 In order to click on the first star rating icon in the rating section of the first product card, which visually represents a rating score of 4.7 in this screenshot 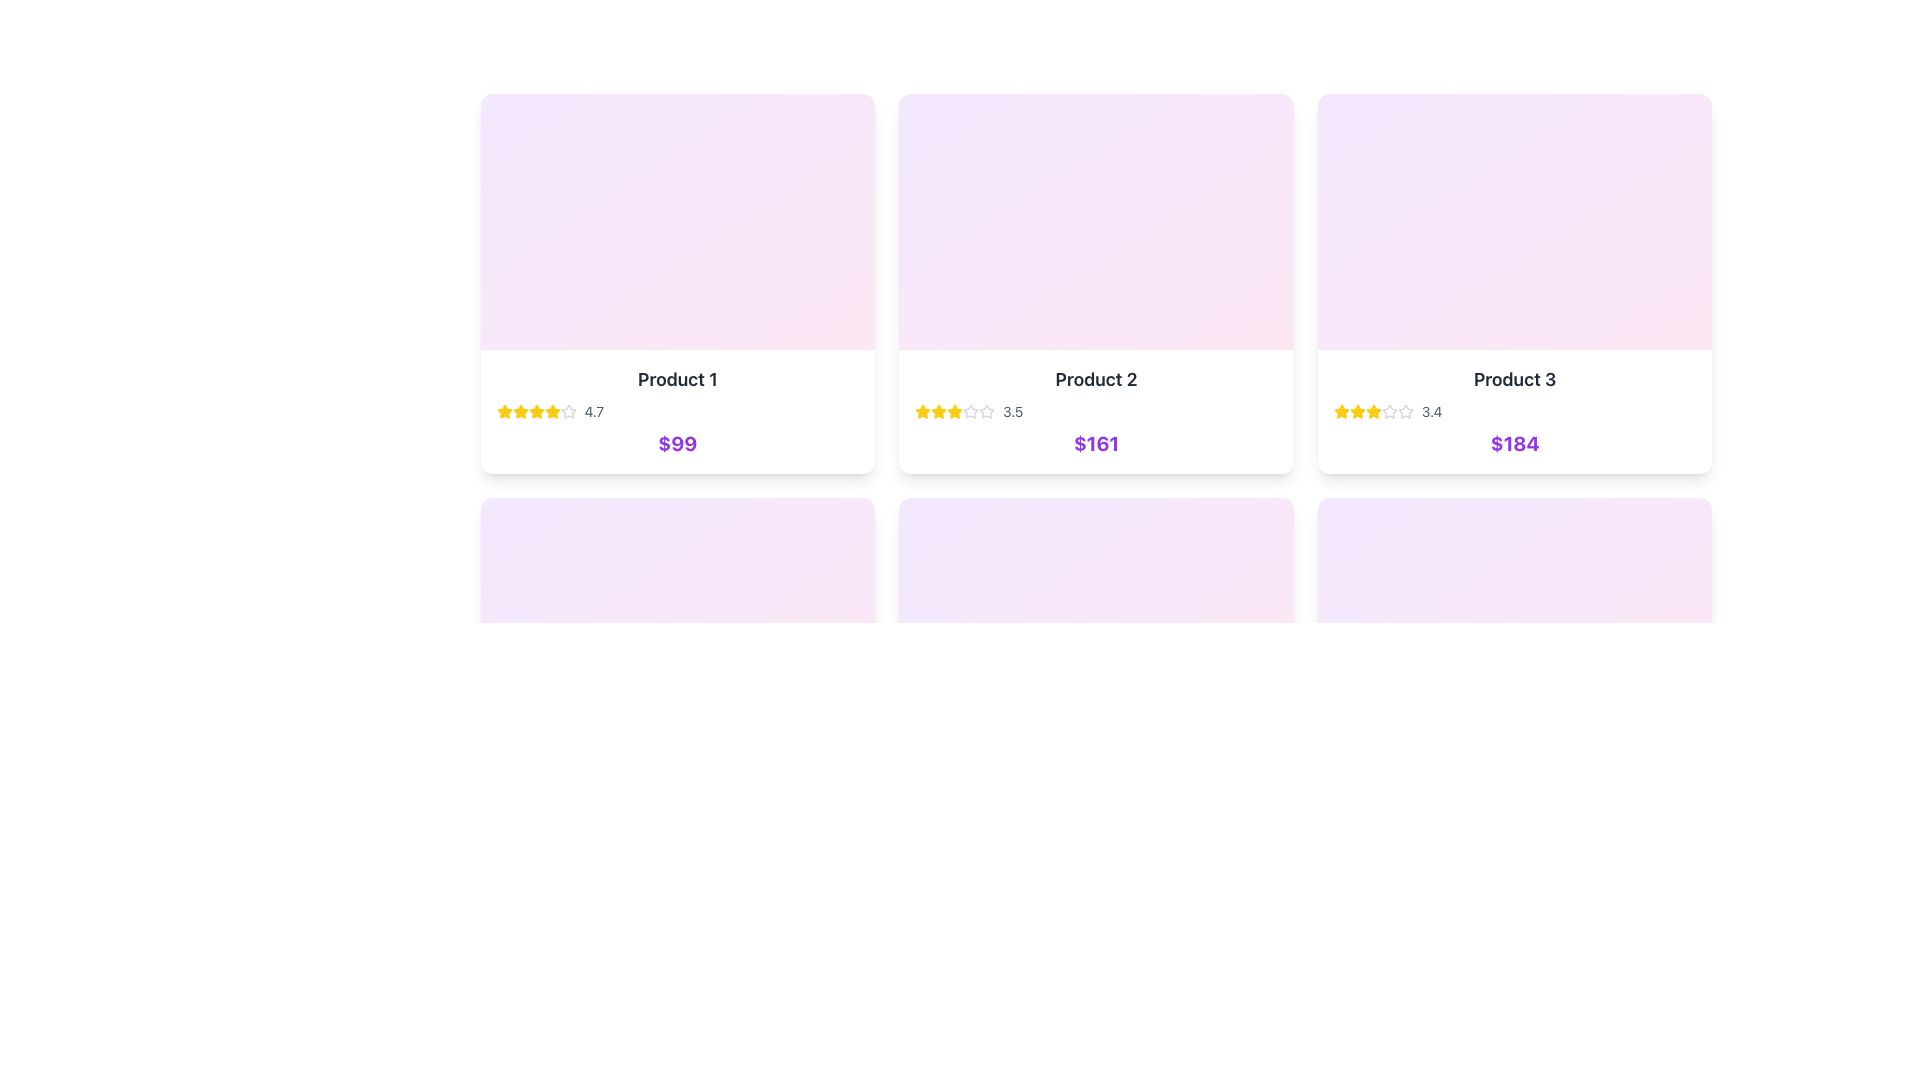, I will do `click(504, 411)`.